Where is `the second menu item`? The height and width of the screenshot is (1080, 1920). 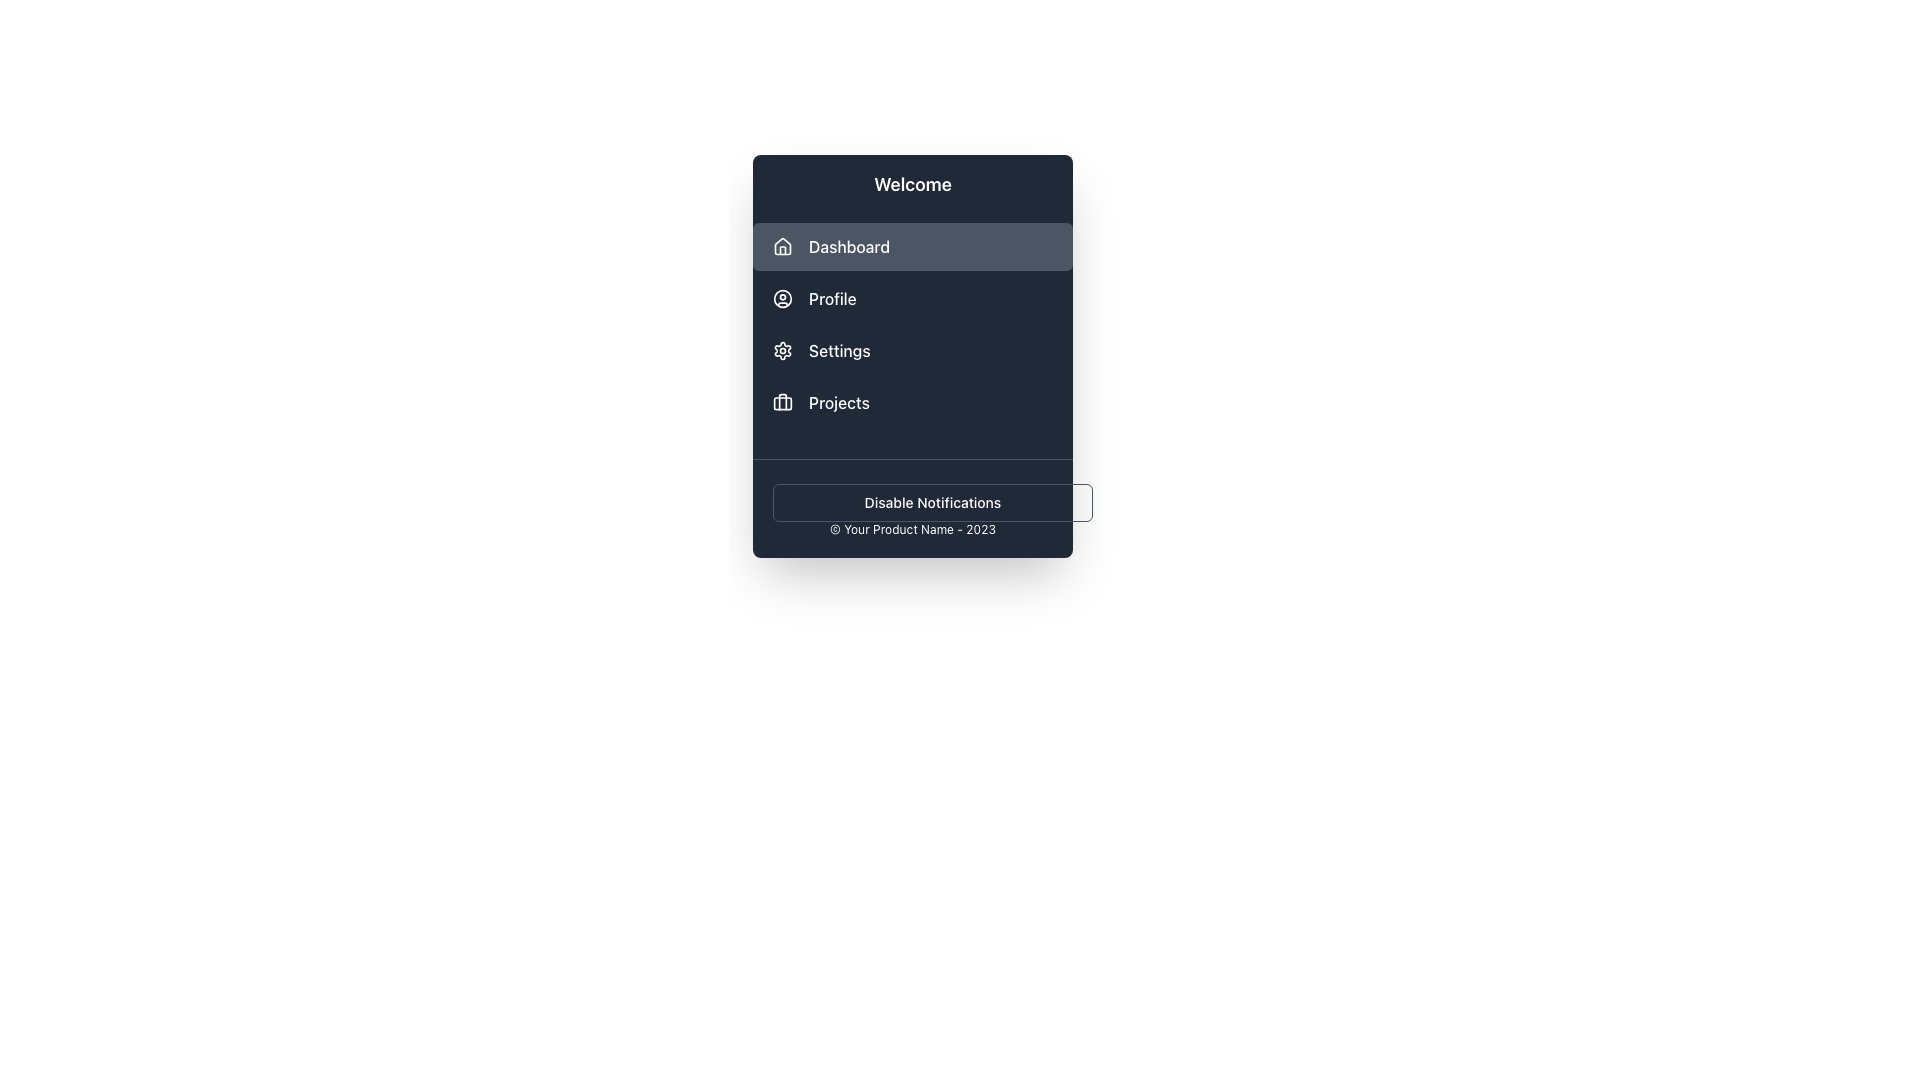 the second menu item is located at coordinates (911, 299).